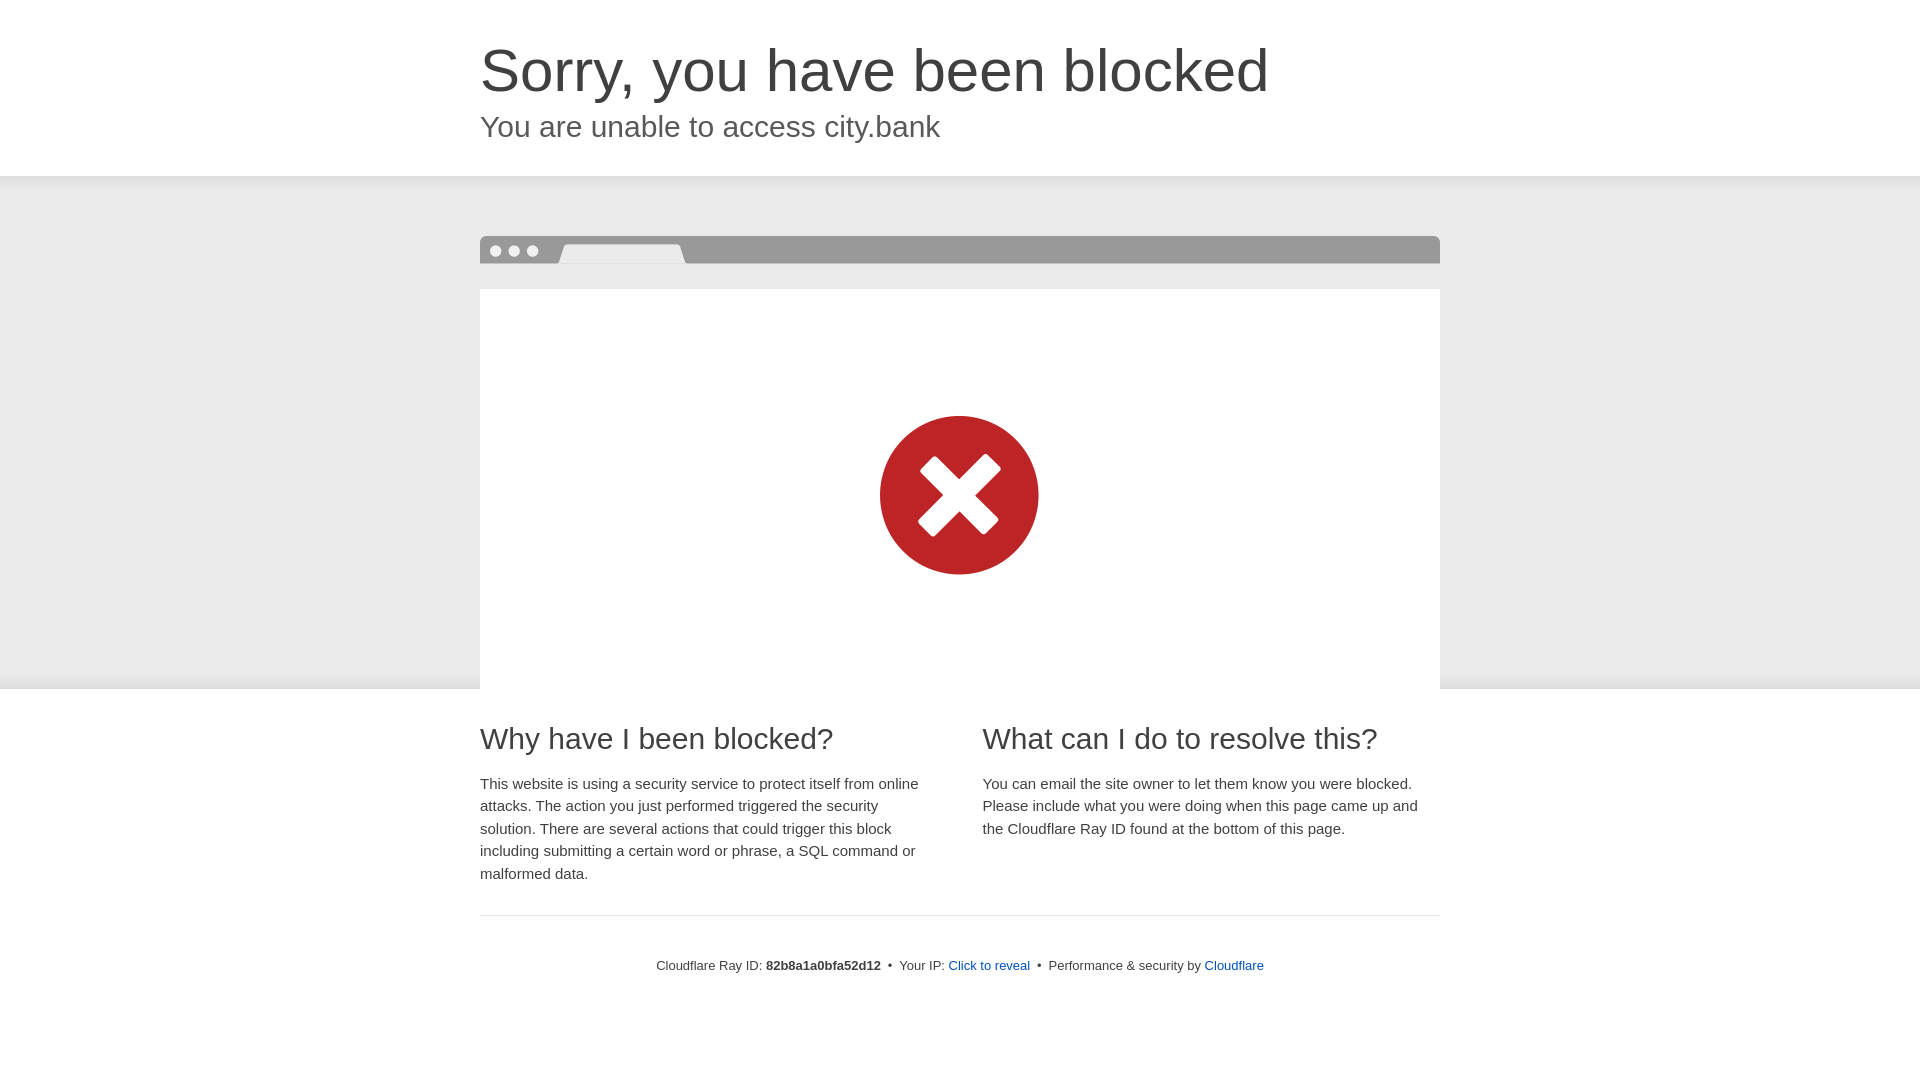  Describe the element at coordinates (989, 964) in the screenshot. I see `'Click to reveal'` at that location.